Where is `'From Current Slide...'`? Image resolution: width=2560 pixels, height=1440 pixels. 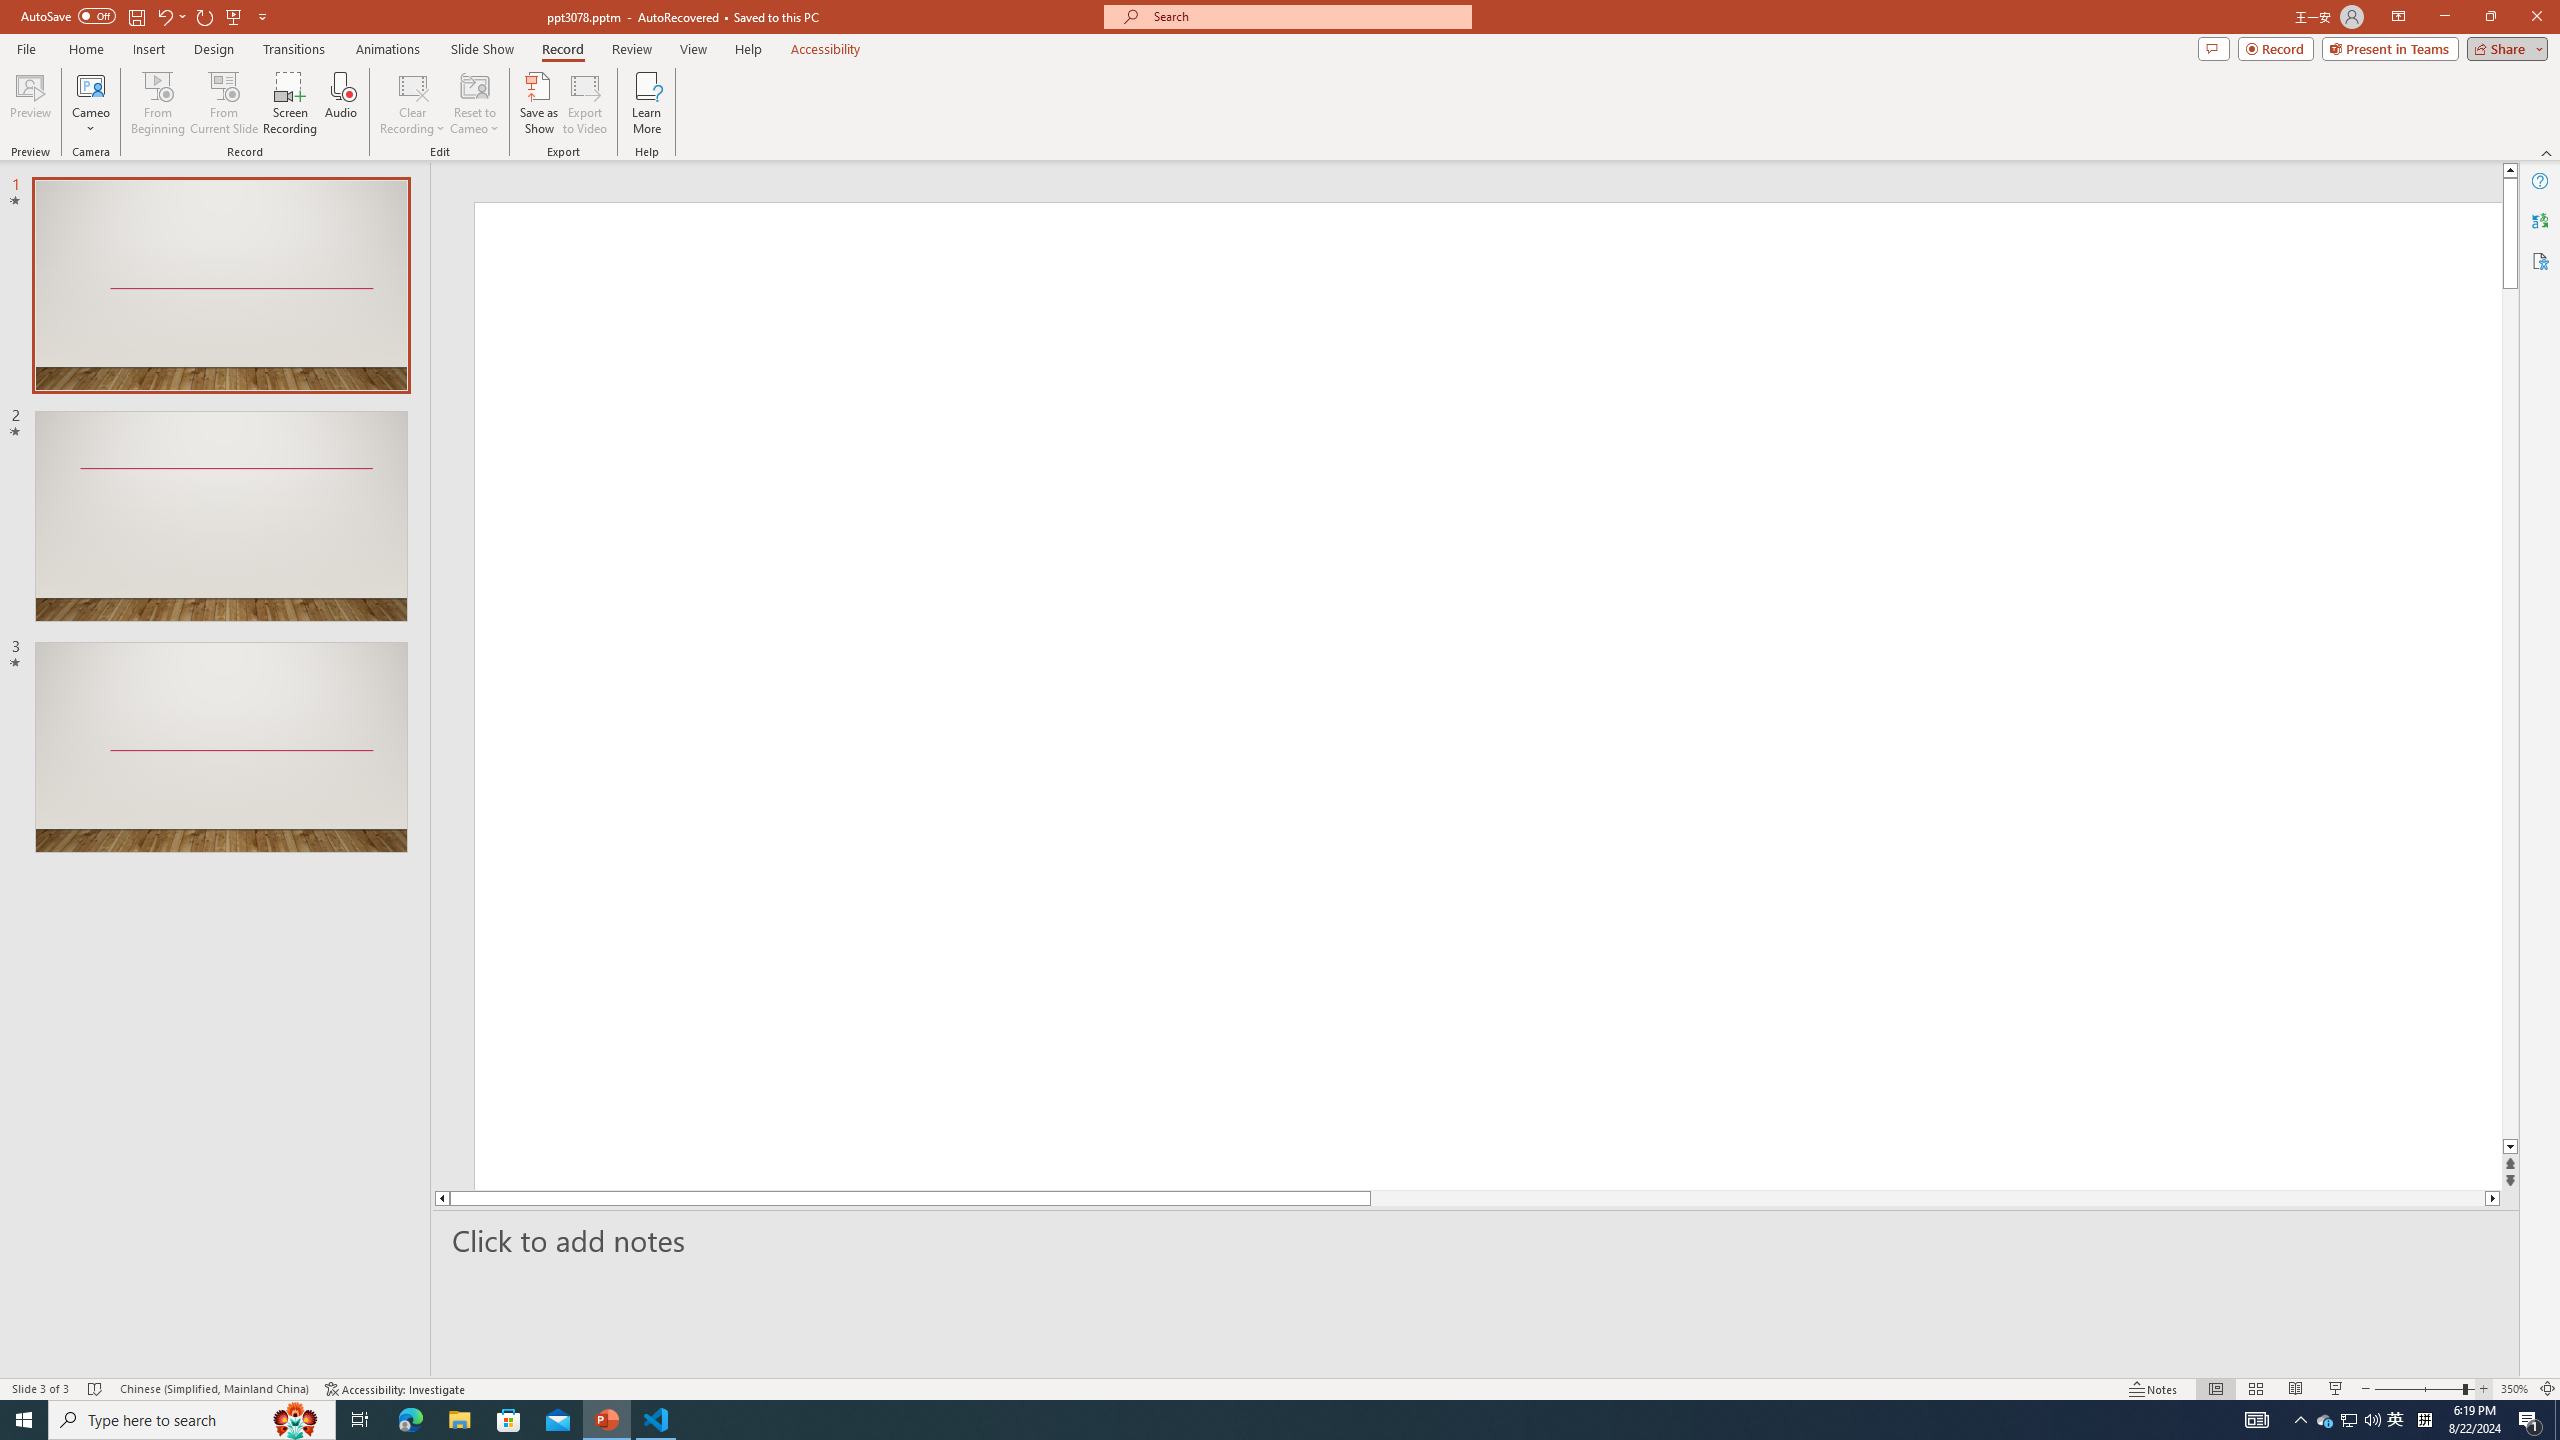
'From Current Slide...' is located at coordinates (224, 103).